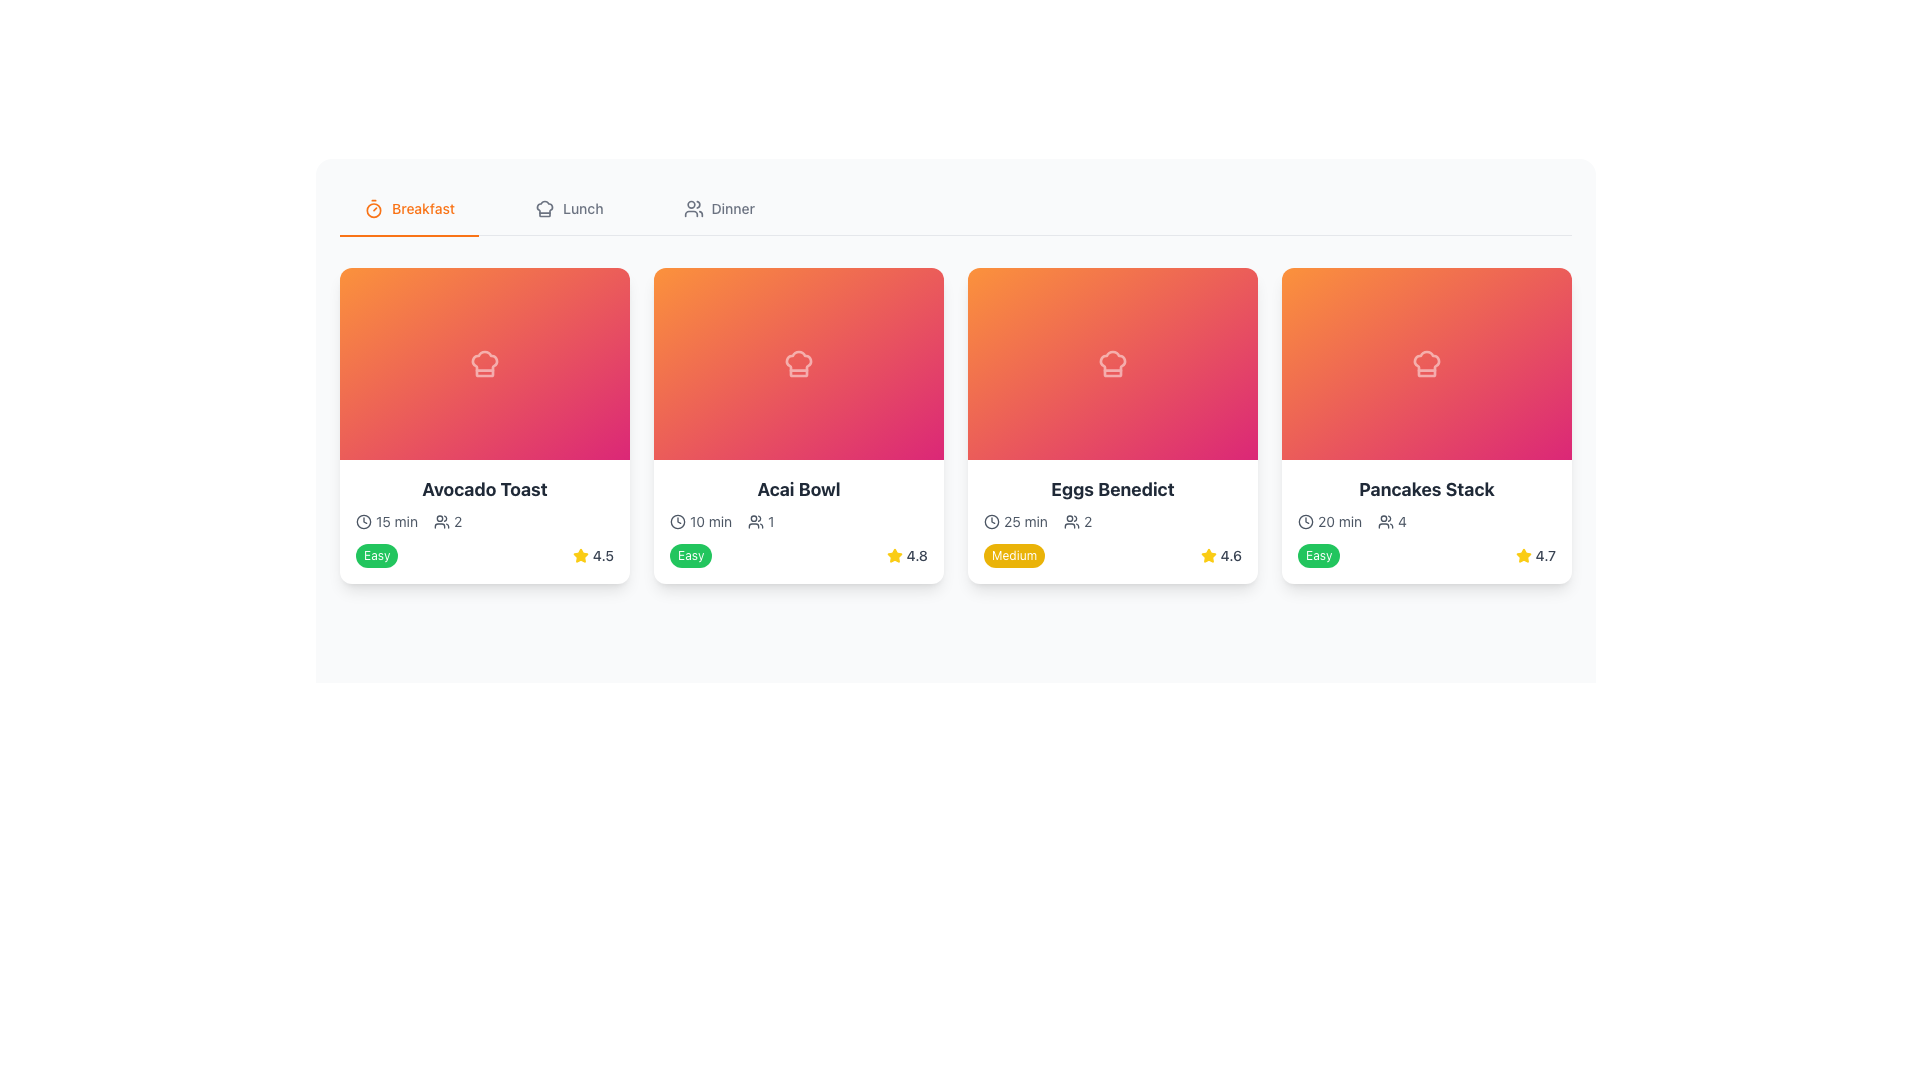 This screenshot has width=1920, height=1080. What do you see at coordinates (1425, 363) in the screenshot?
I see `the decorative icon representing a chef's hat located at the top-center of the fourth recipe card, above the text 'Pancakes Stack'` at bounding box center [1425, 363].